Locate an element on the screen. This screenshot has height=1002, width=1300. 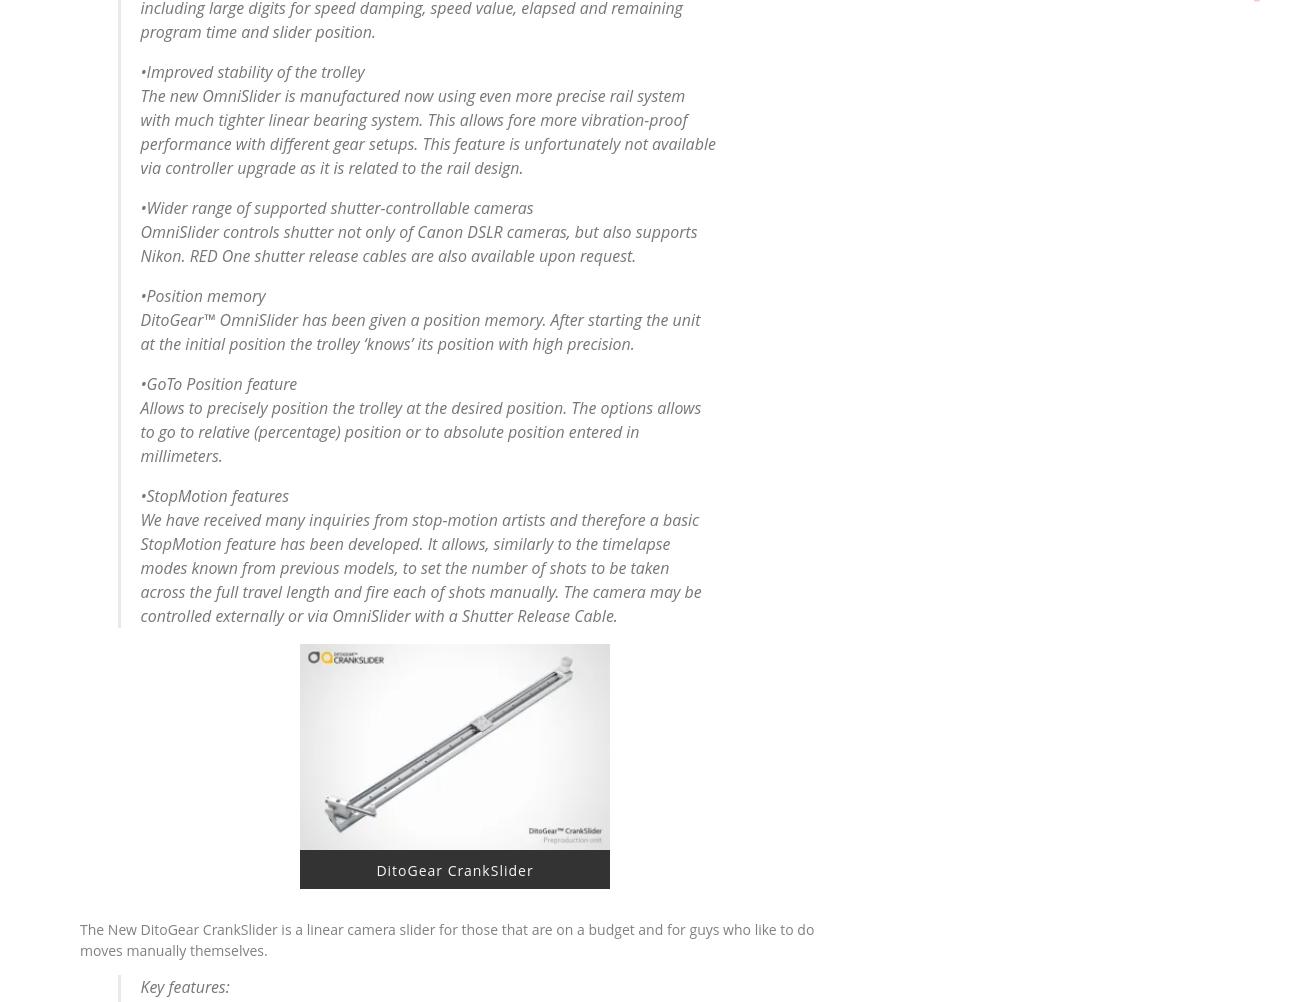
'•Improved stability of the trolley' is located at coordinates (250, 72).